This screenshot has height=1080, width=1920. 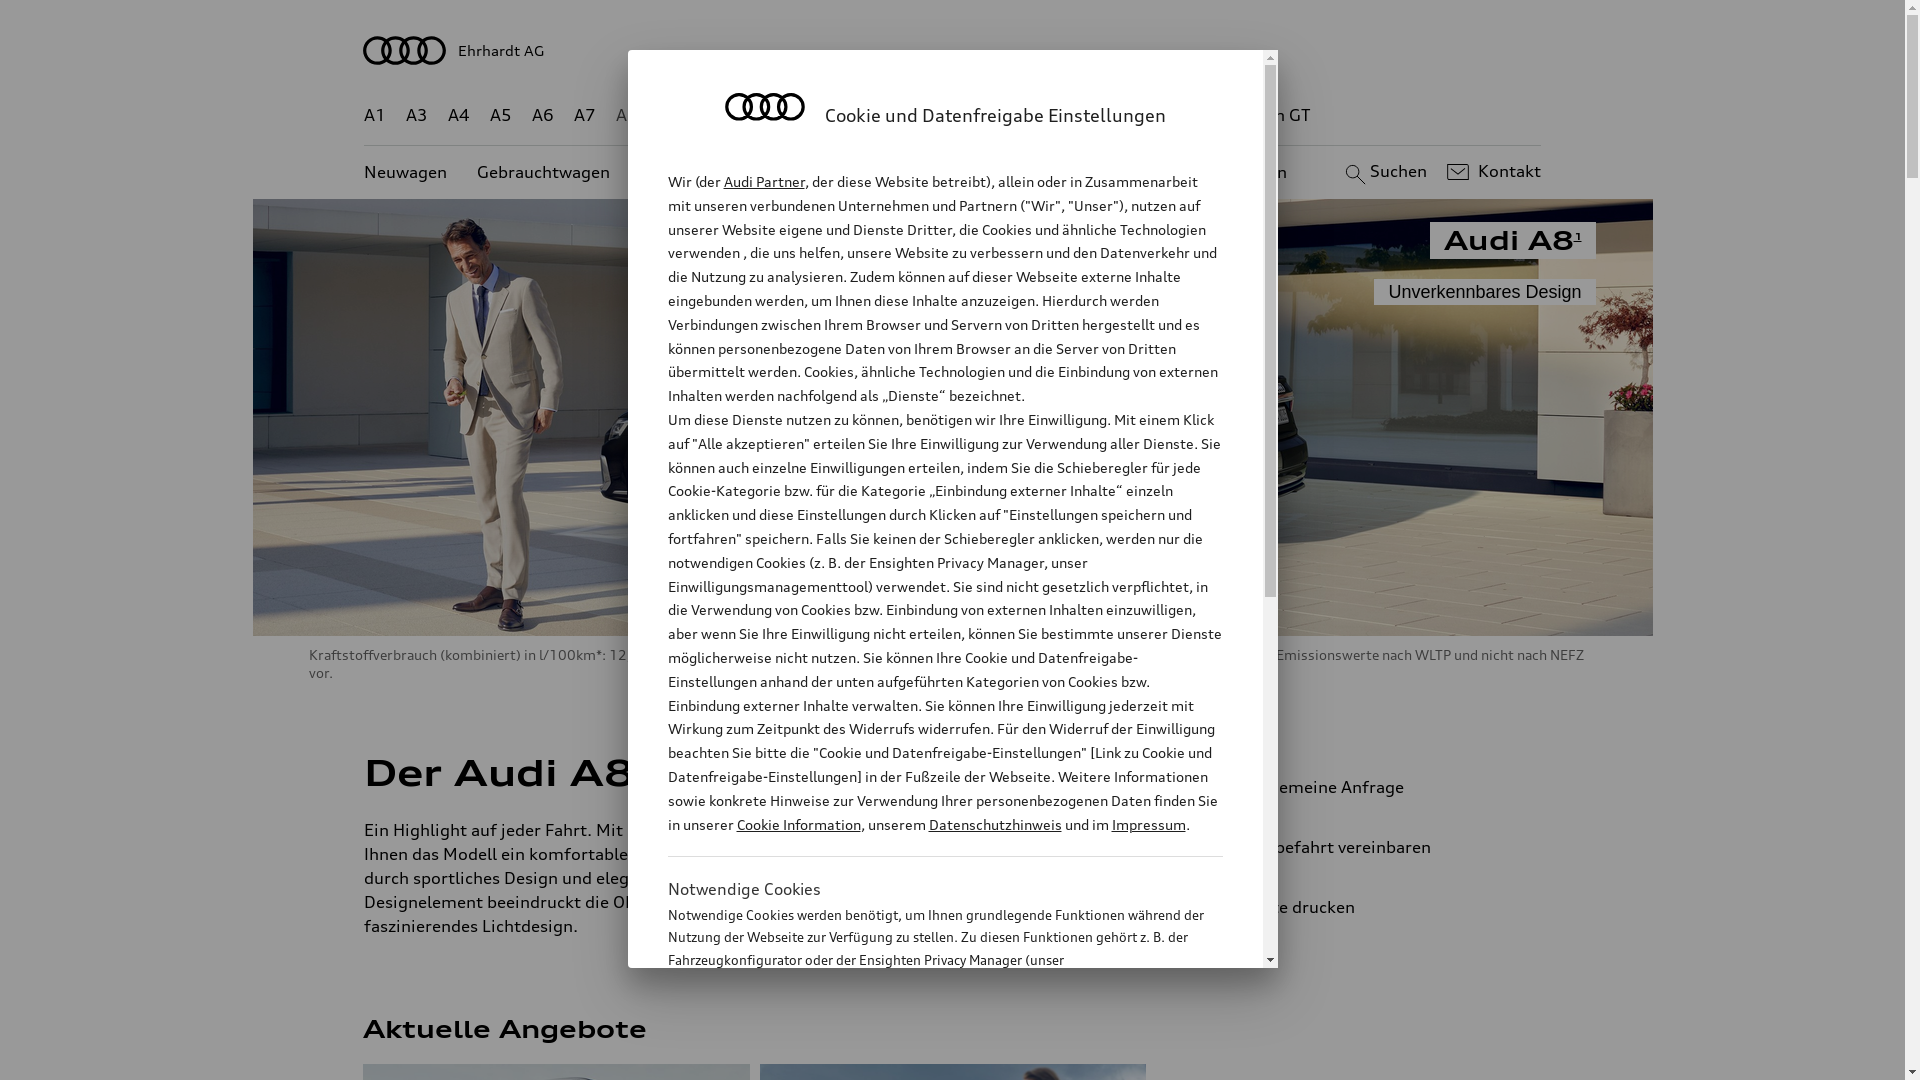 What do you see at coordinates (1148, 824) in the screenshot?
I see `'Impressum'` at bounding box center [1148, 824].